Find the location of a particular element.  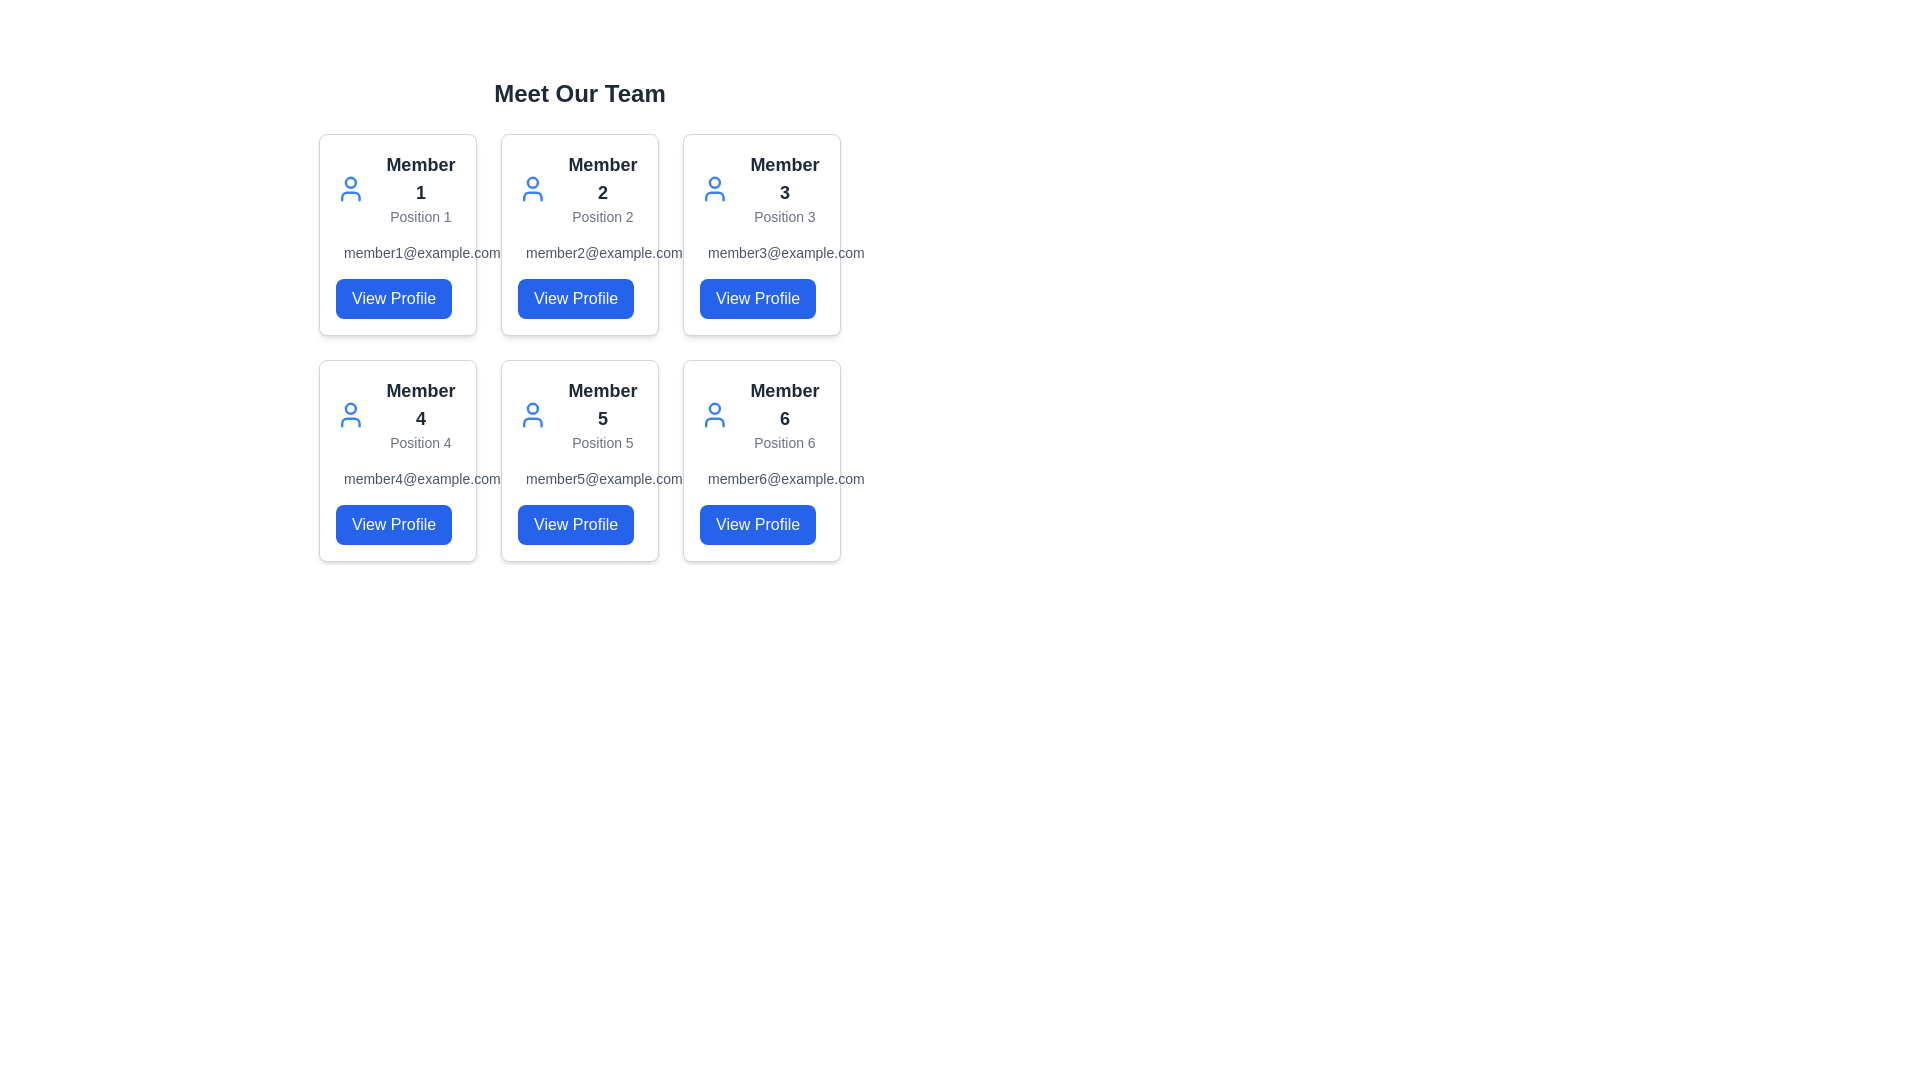

the 'Member 4' text label element, which is prominently displayed in bold at the top of the profile card in the second row of the team profile grid layout is located at coordinates (419, 405).